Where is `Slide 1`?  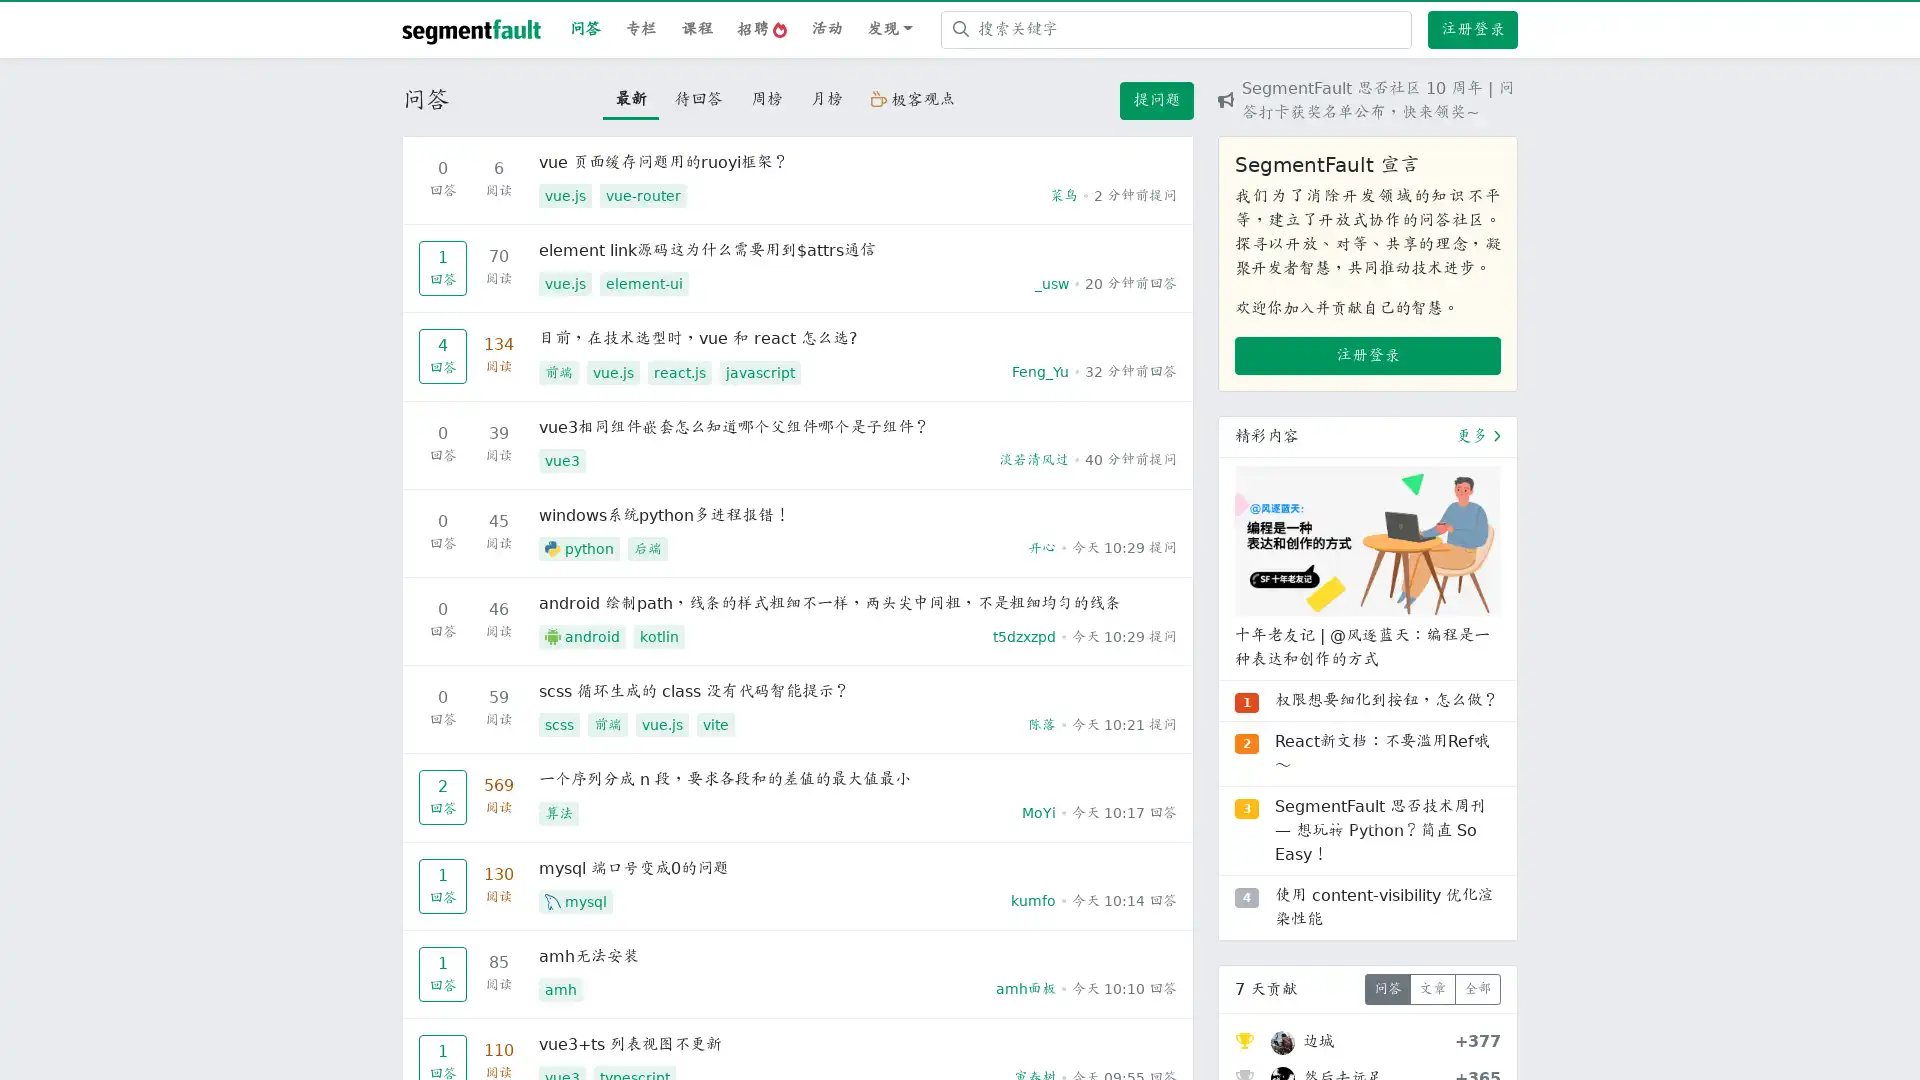 Slide 1 is located at coordinates (1331, 826).